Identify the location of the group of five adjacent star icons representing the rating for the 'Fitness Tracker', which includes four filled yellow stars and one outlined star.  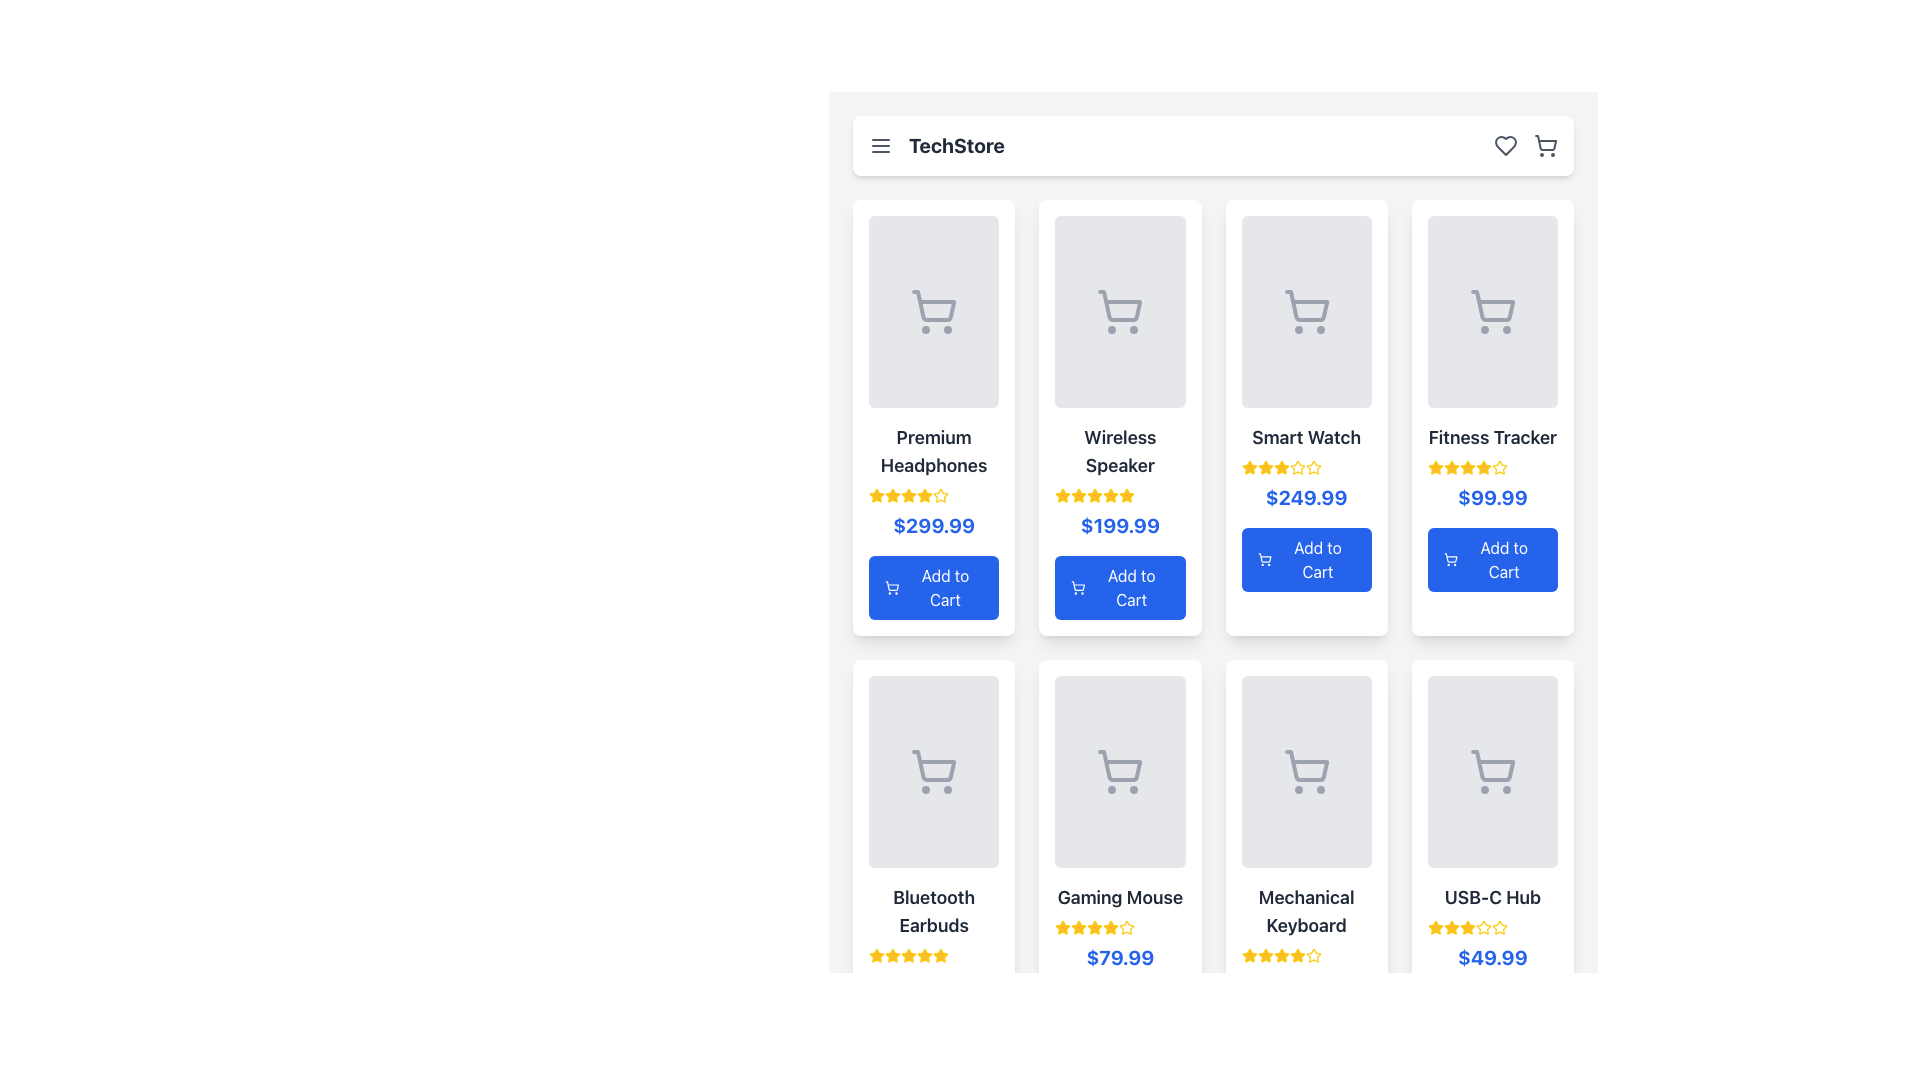
(1492, 467).